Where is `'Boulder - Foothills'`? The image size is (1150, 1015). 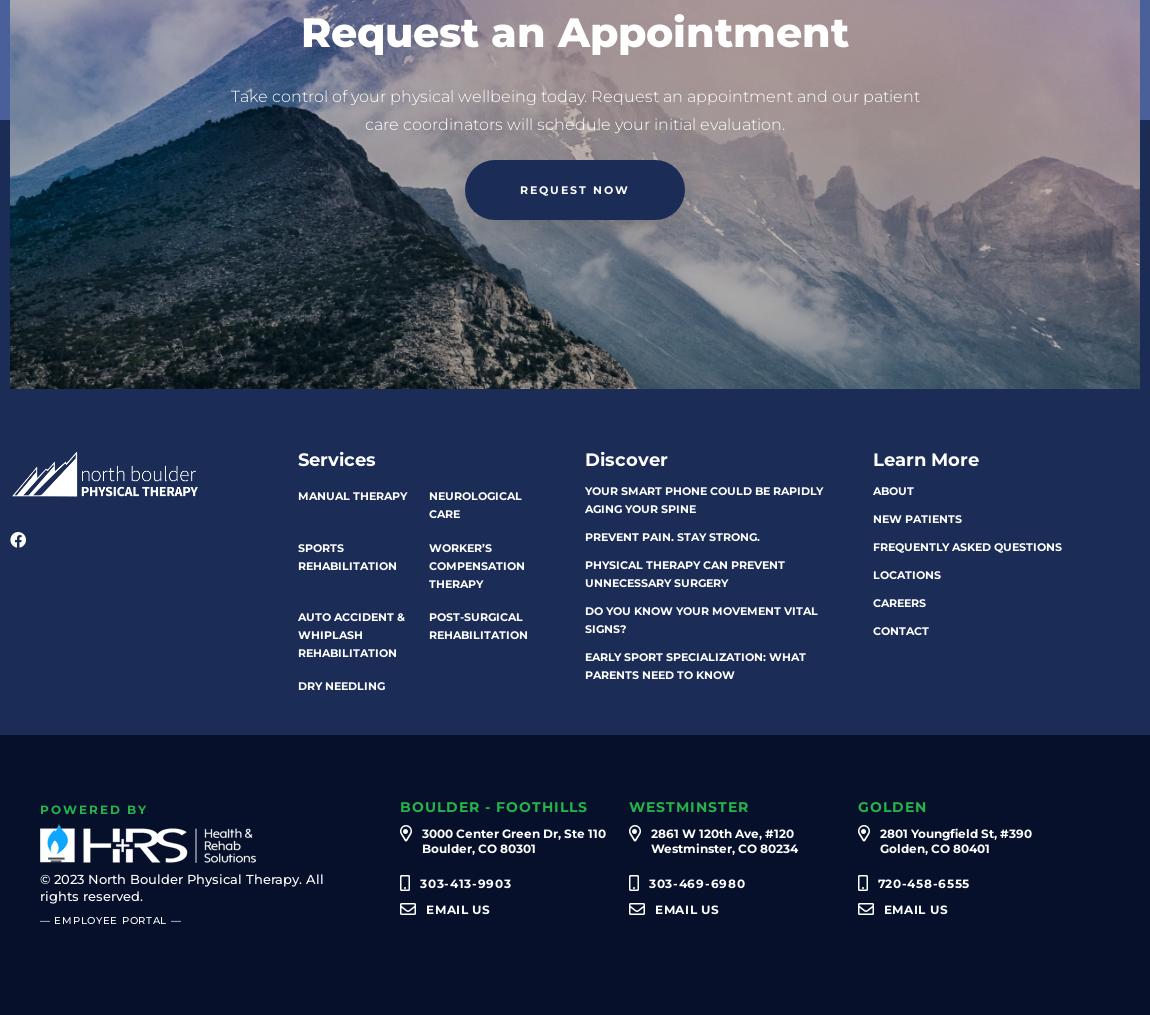
'Boulder - Foothills' is located at coordinates (493, 807).